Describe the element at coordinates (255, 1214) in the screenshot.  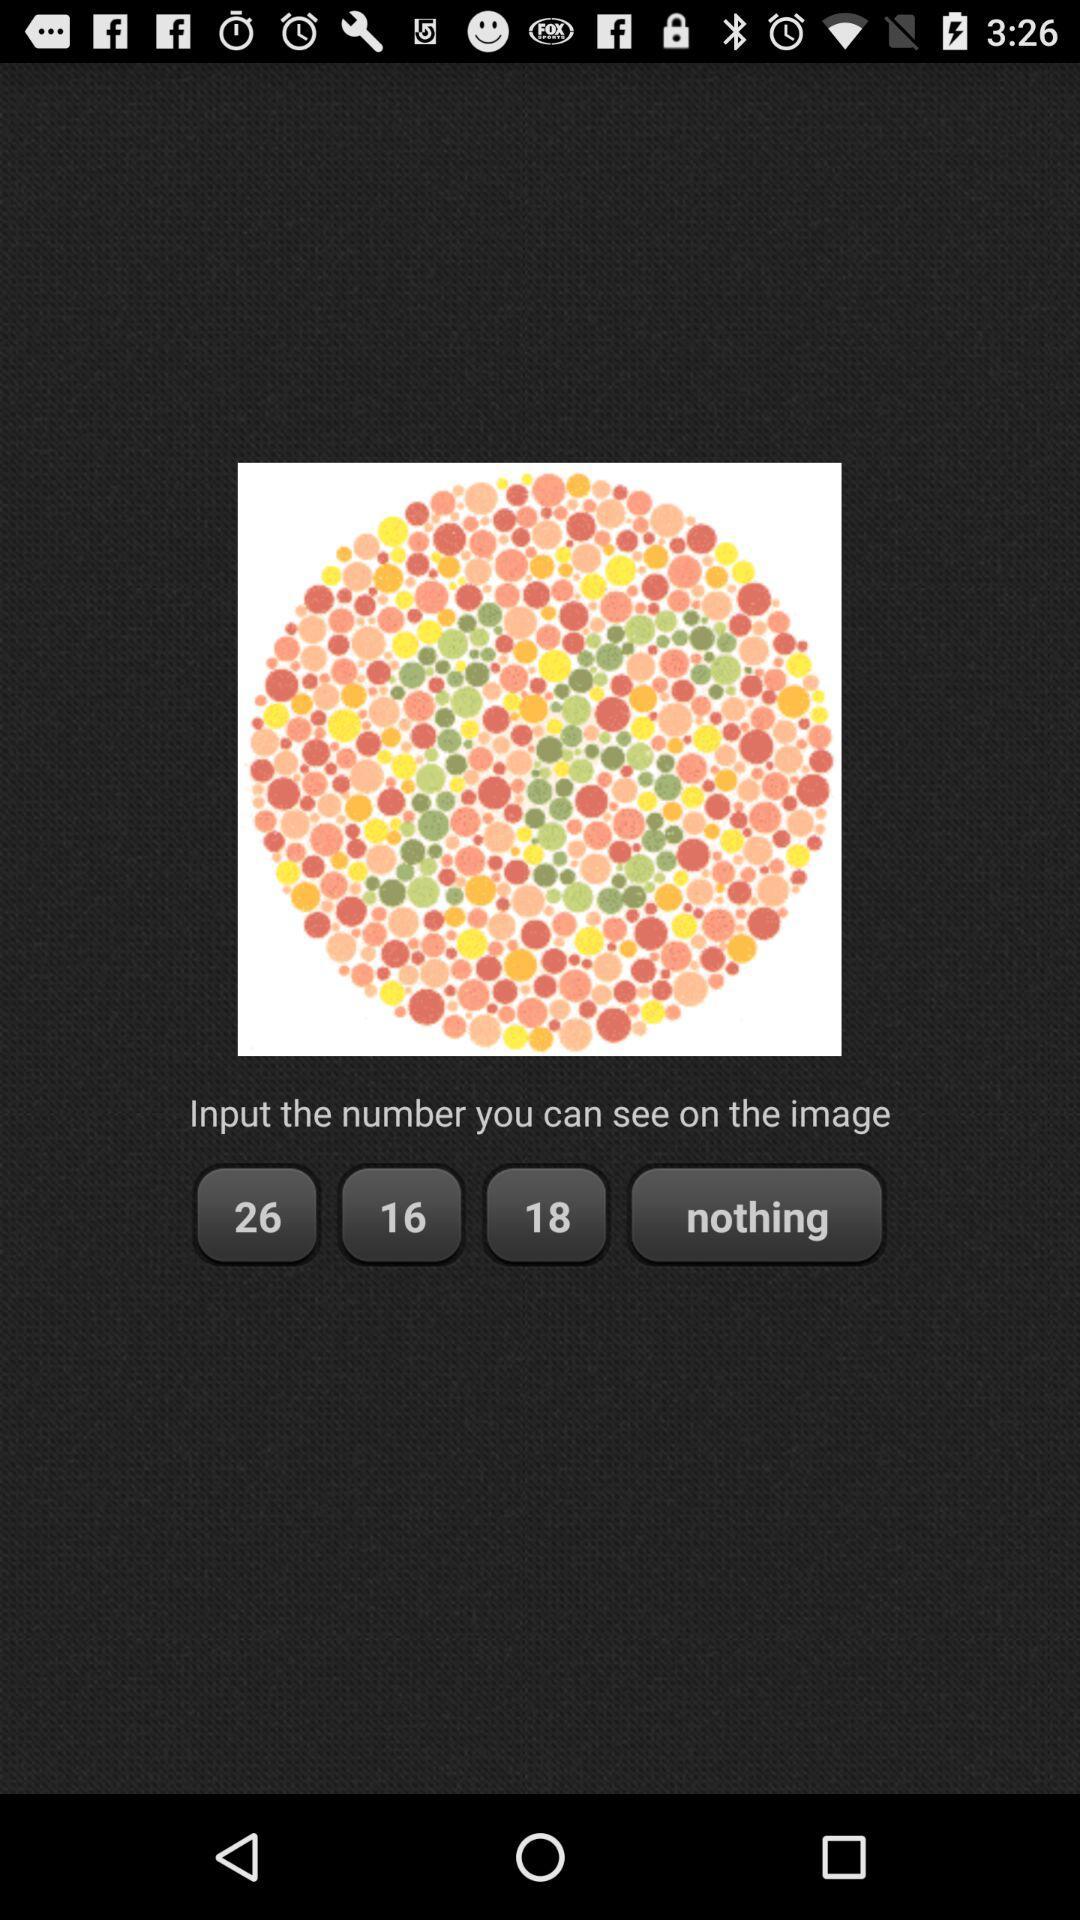
I see `26 button` at that location.